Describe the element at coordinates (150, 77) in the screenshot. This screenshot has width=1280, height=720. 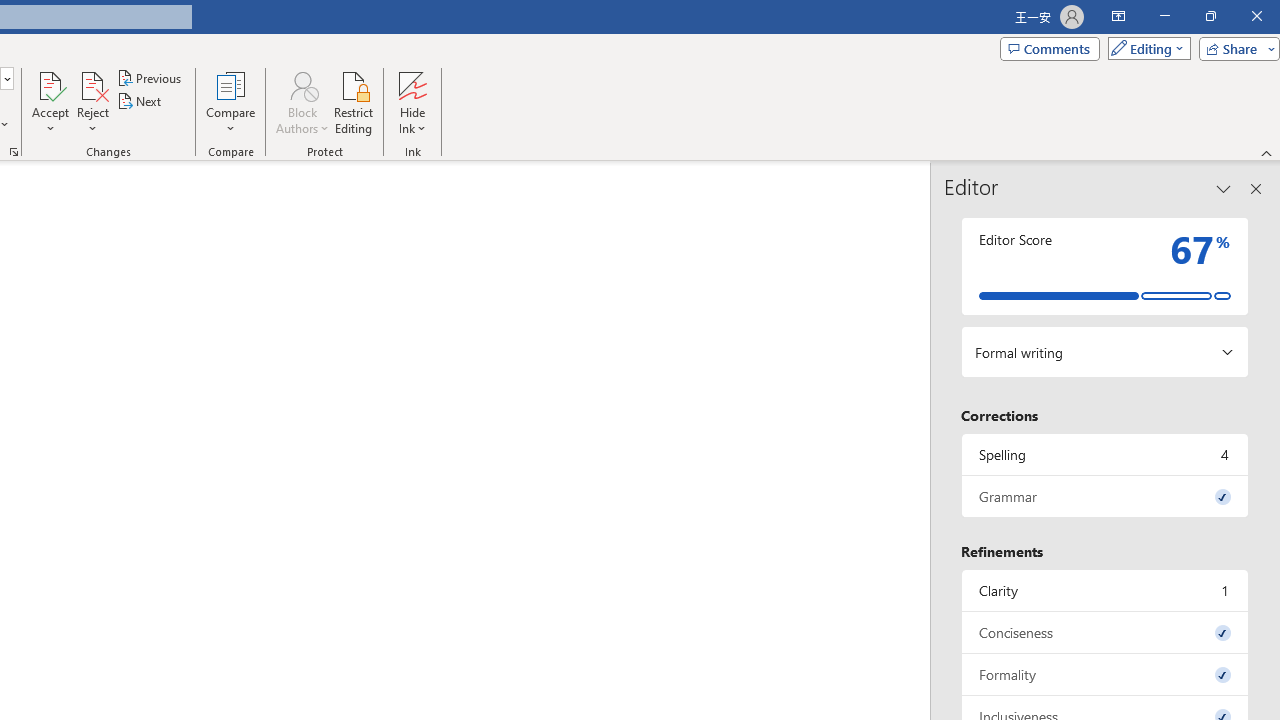
I see `'Previous'` at that location.